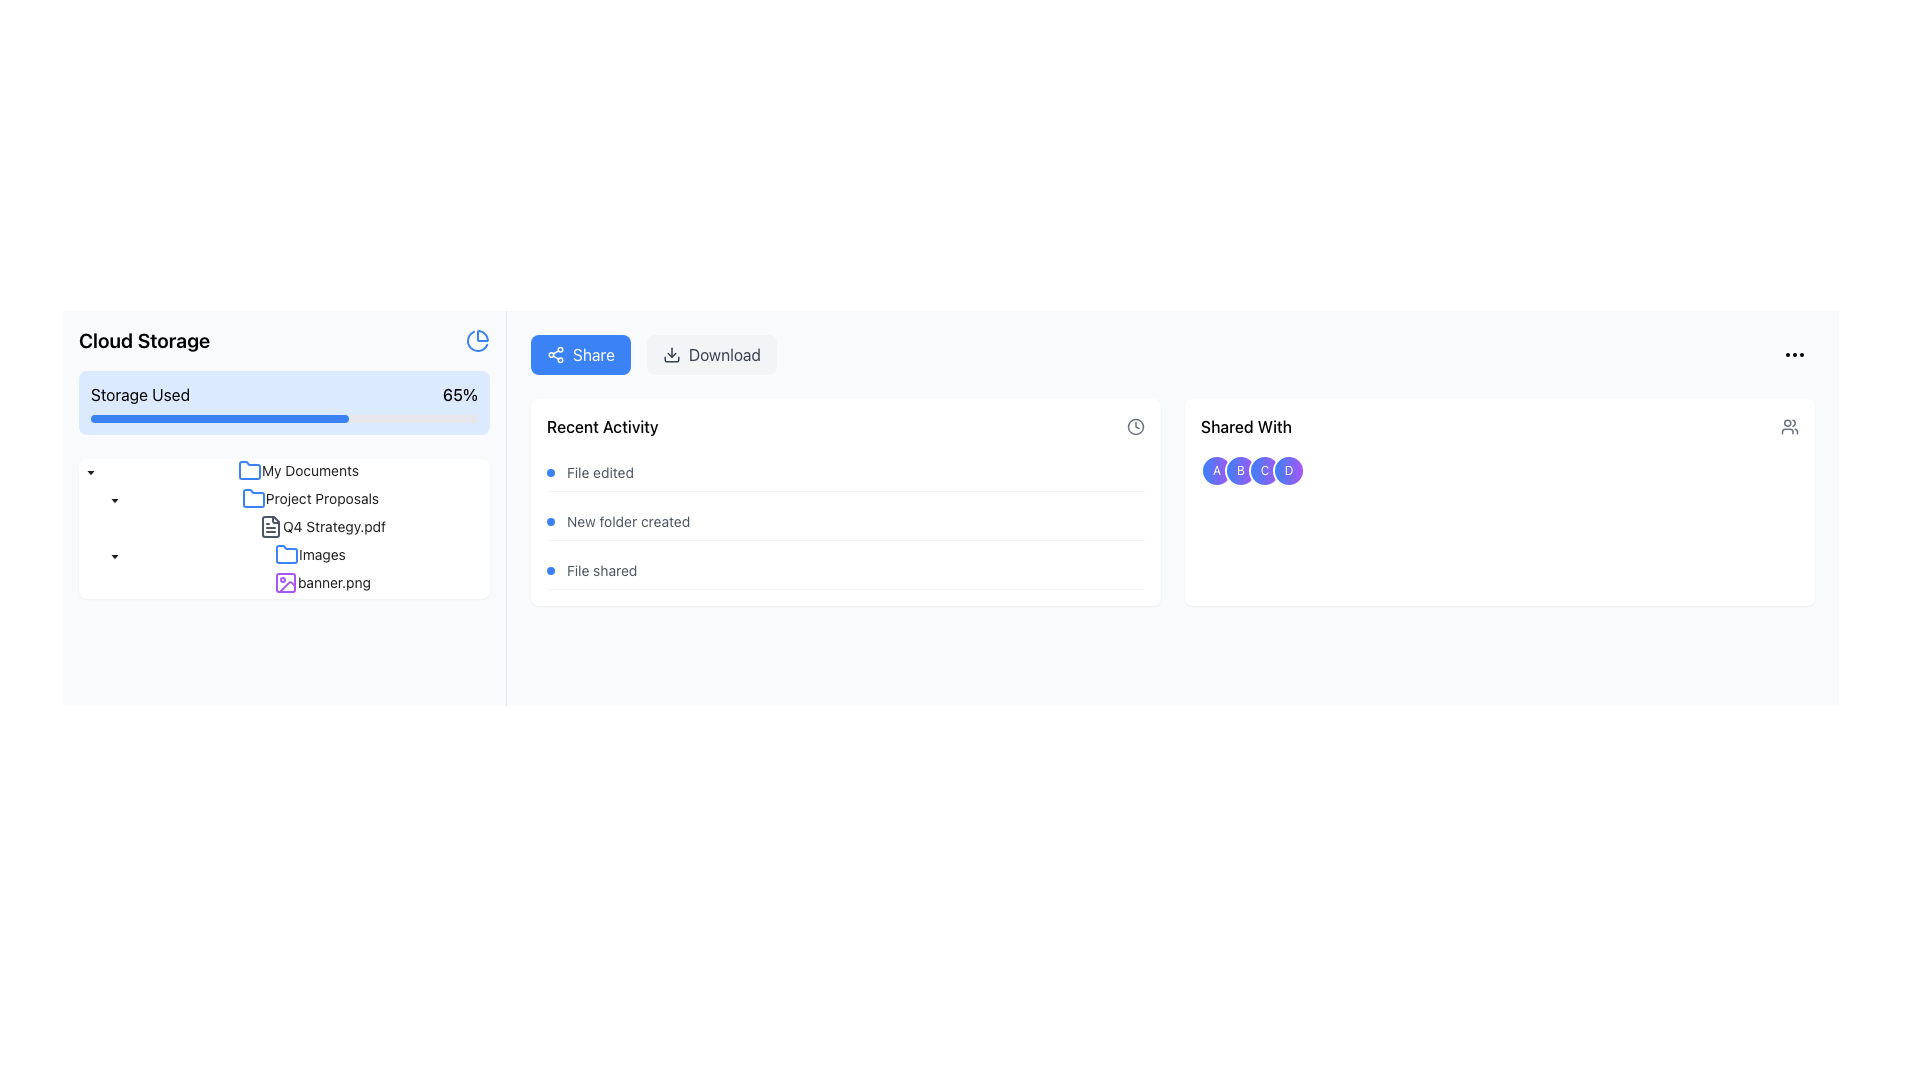 The width and height of the screenshot is (1920, 1080). I want to click on the progress bar indicating used storage space in the Cloud Storage section, located below the 'Storage Used' label, so click(220, 418).